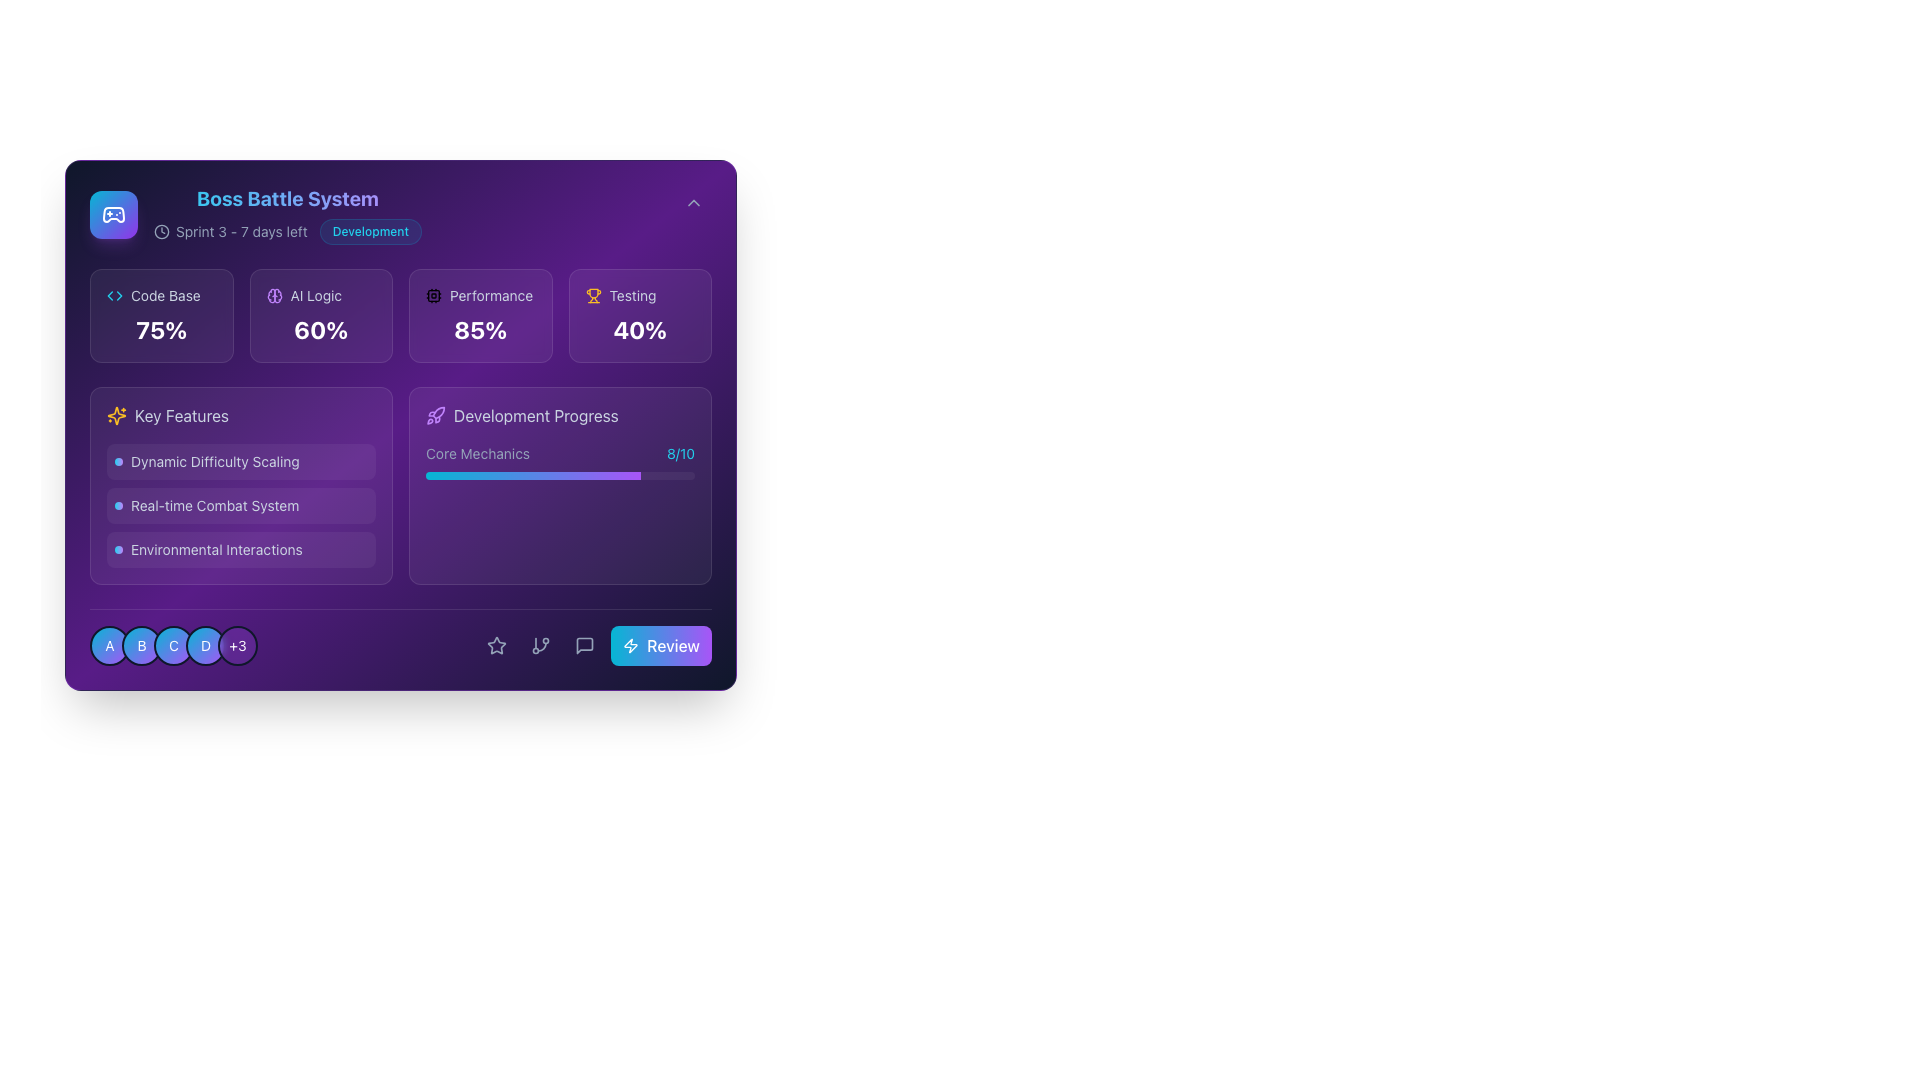  What do you see at coordinates (270, 296) in the screenshot?
I see `the left-side curved shape of the SVG graphic element representing a brain or cloud located in the bottom center area of the interface` at bounding box center [270, 296].